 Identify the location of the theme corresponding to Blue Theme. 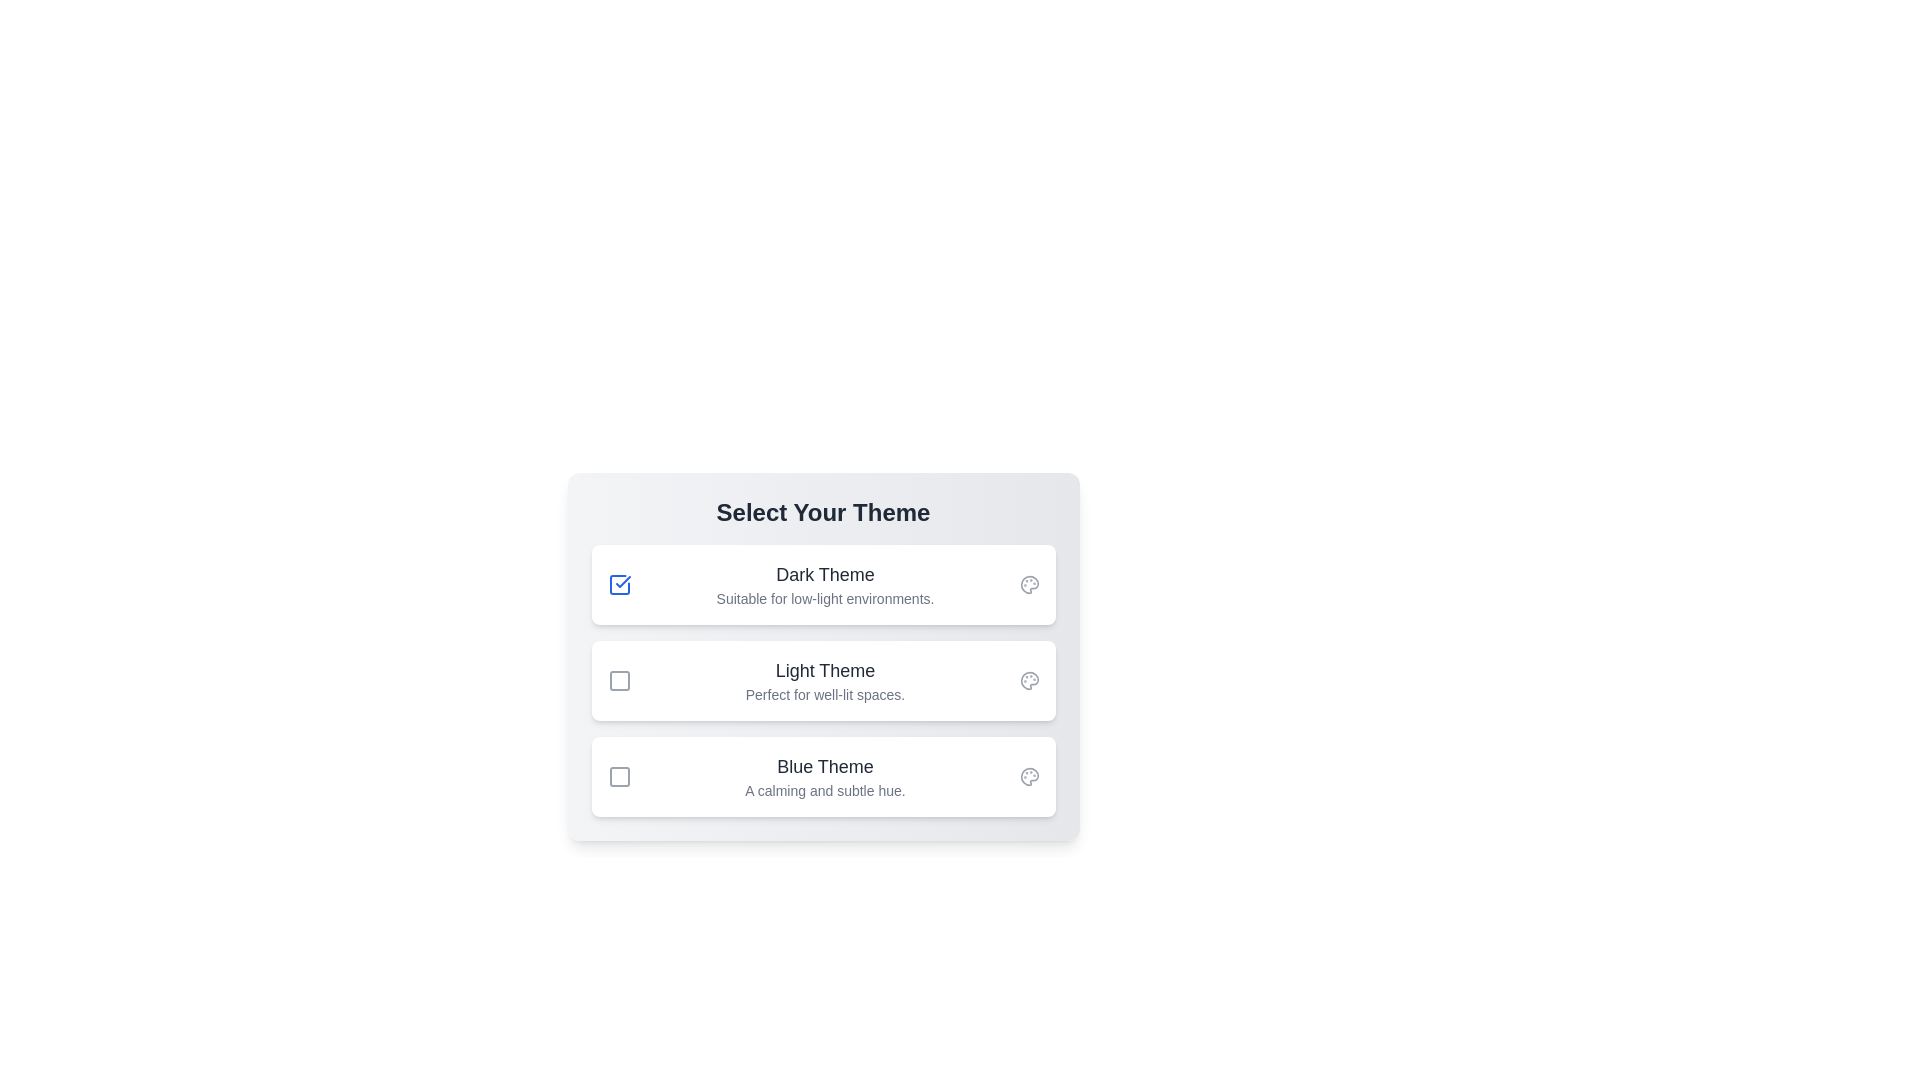
(618, 775).